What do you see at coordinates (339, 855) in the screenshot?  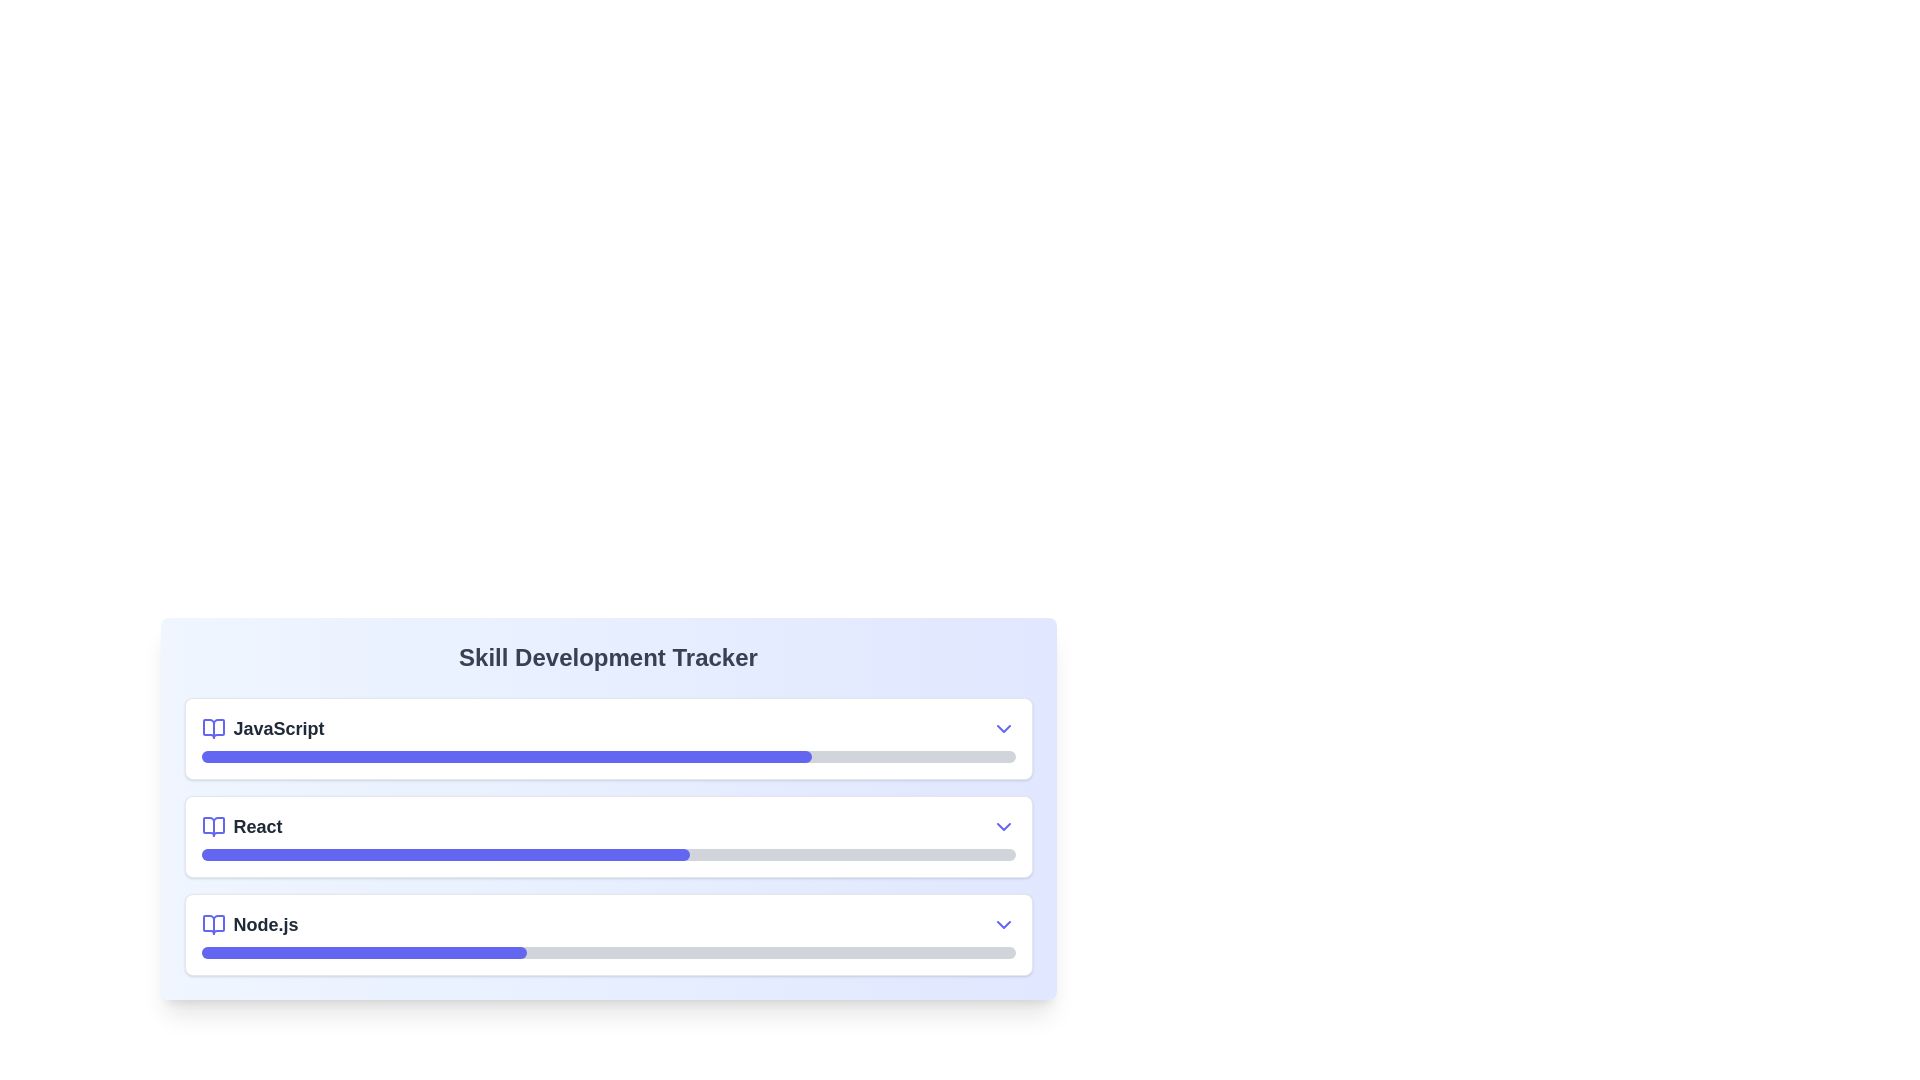 I see `the progress of the bar` at bounding box center [339, 855].